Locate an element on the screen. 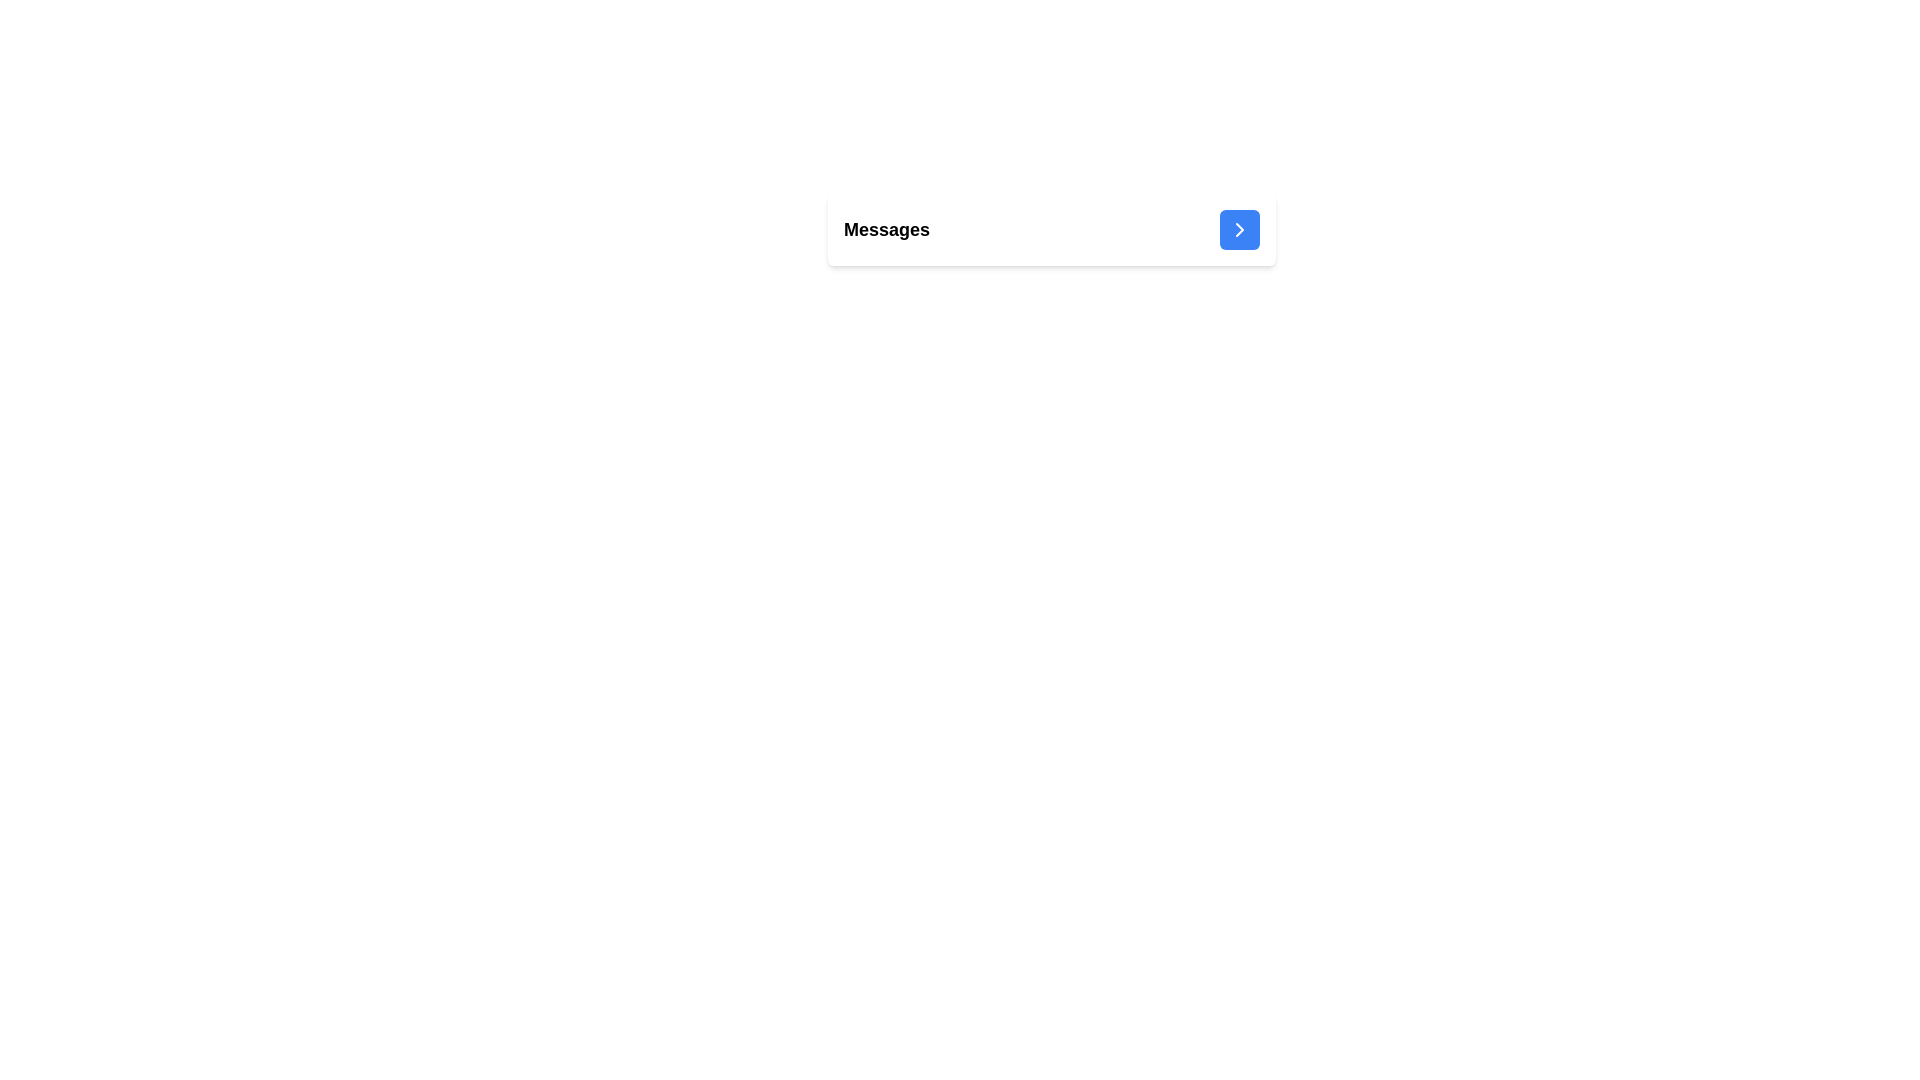 The width and height of the screenshot is (1920, 1080). the right-chevron icon located at the center of the blue button in the upper-right corner of the white card labeled 'Messages.' is located at coordinates (1238, 229).